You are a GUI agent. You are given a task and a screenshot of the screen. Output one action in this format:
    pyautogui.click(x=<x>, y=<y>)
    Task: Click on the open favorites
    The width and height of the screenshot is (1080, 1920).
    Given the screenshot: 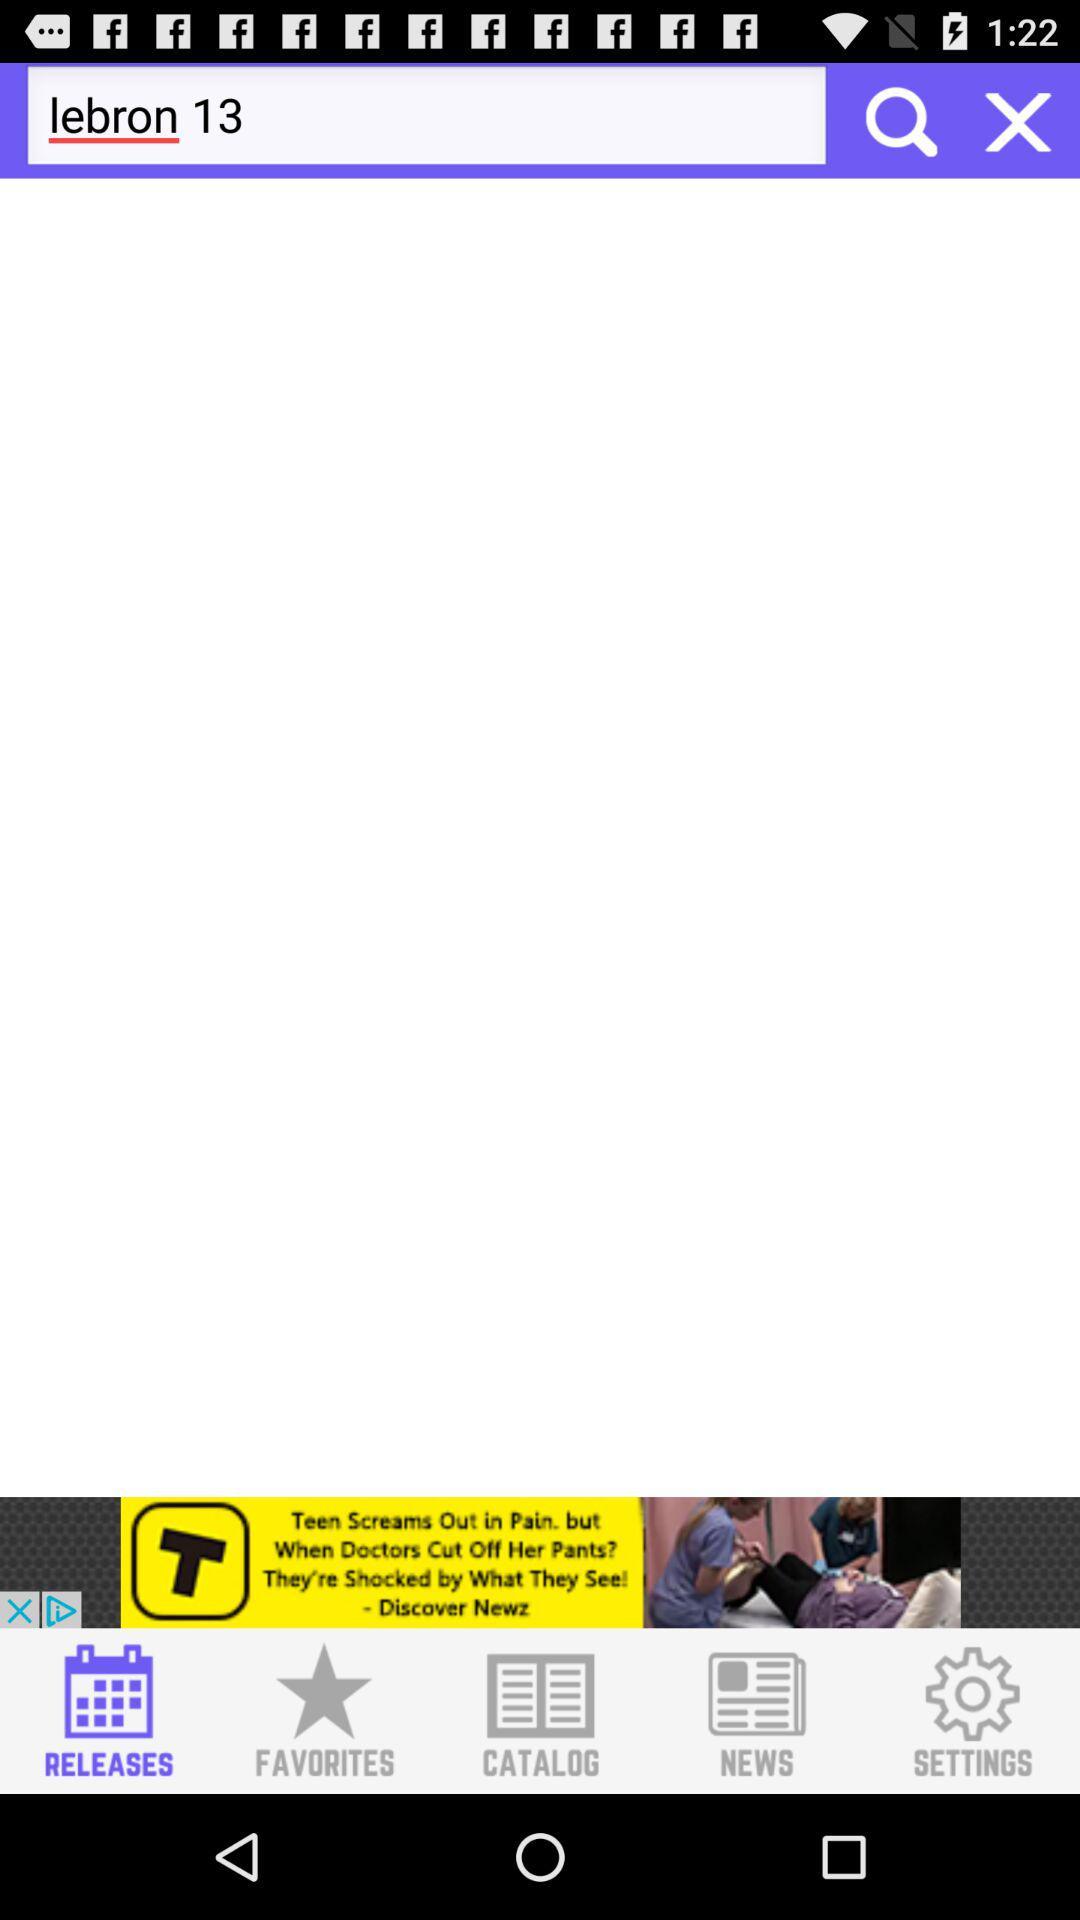 What is the action you would take?
    pyautogui.click(x=323, y=1710)
    